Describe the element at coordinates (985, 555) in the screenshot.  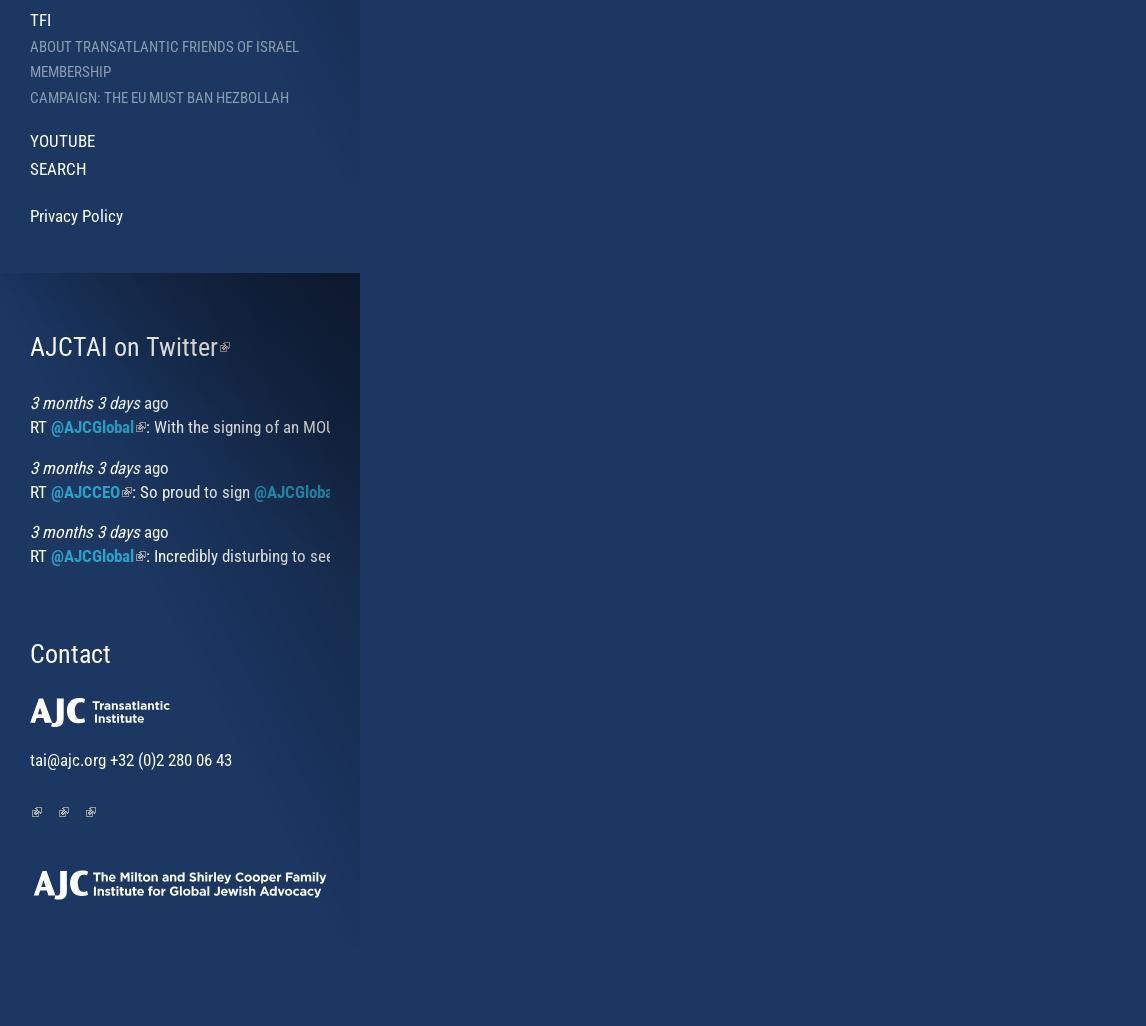
I see `'https://t.co/zTZrDieT1q'` at that location.